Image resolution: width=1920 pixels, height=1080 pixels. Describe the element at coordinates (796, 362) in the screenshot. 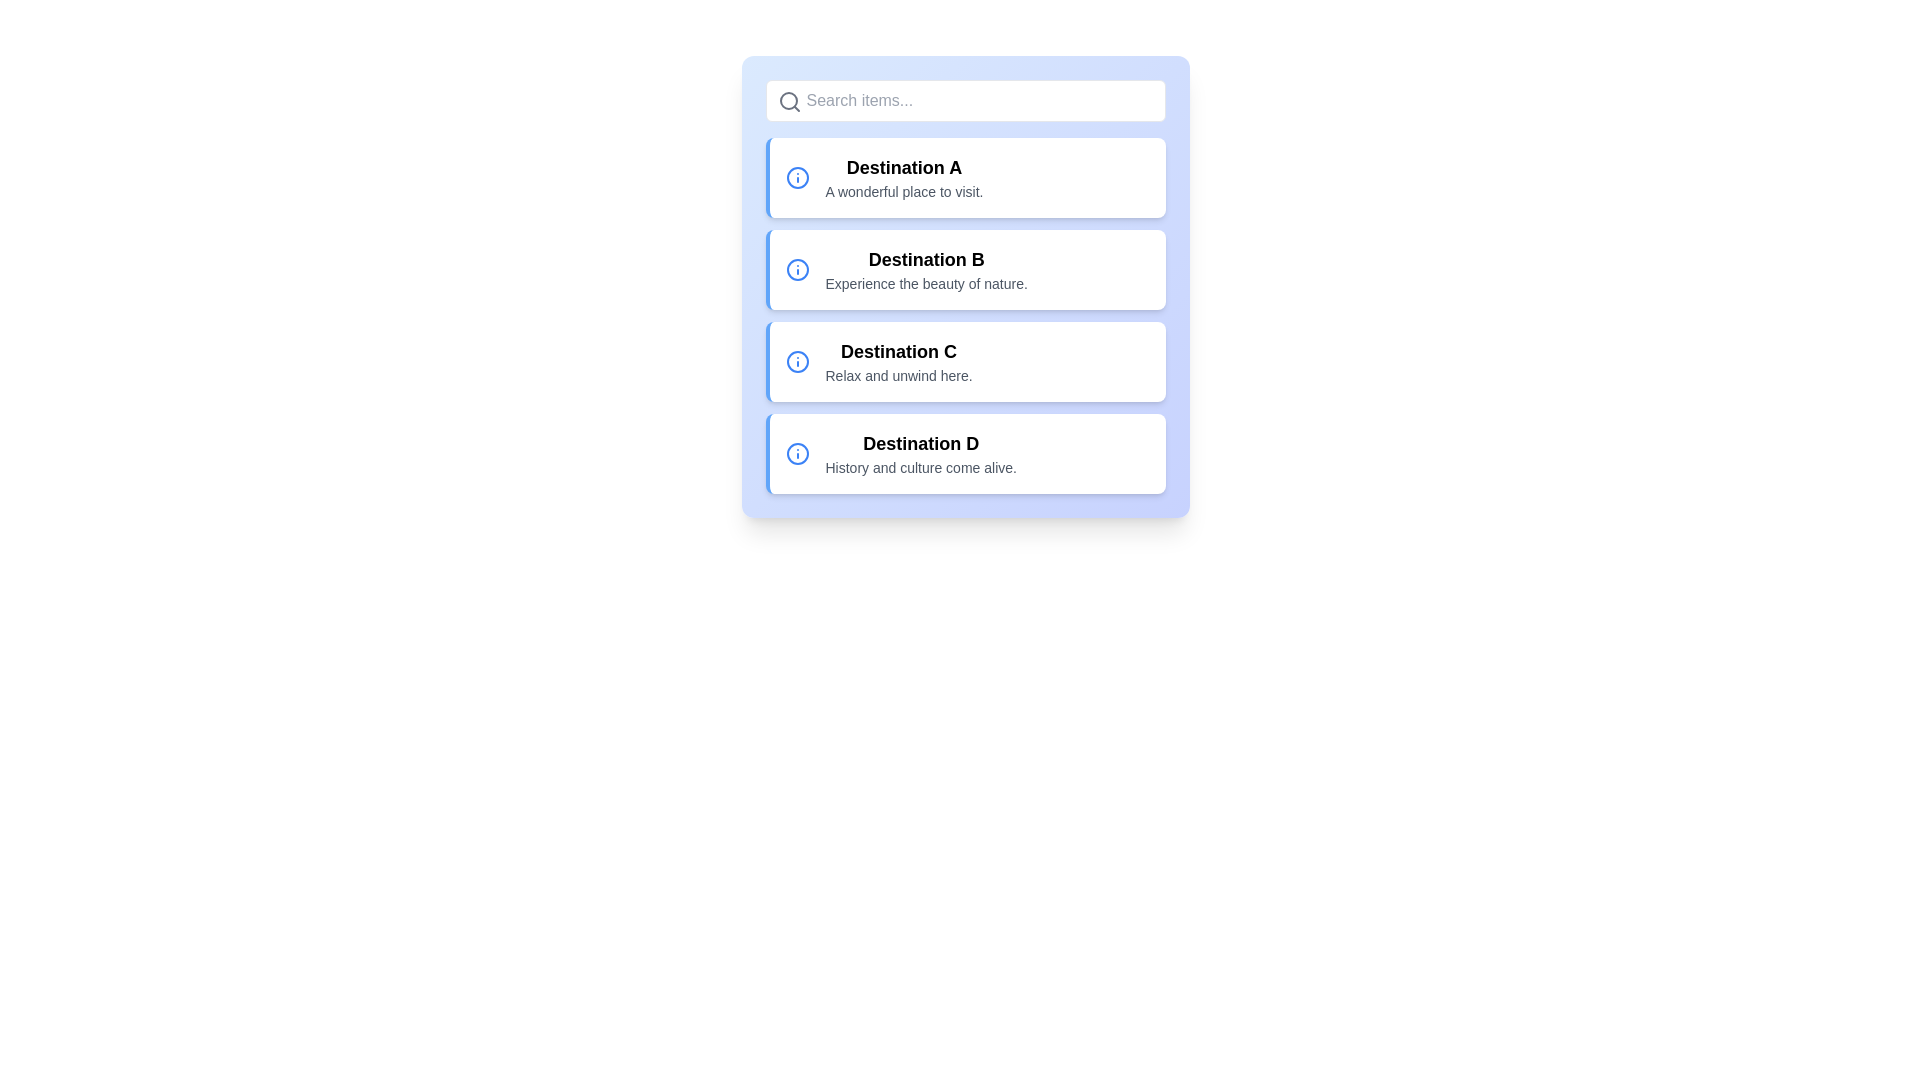

I see `the blue circular outline of the information symbol located to the left of the text 'Destination C'` at that location.